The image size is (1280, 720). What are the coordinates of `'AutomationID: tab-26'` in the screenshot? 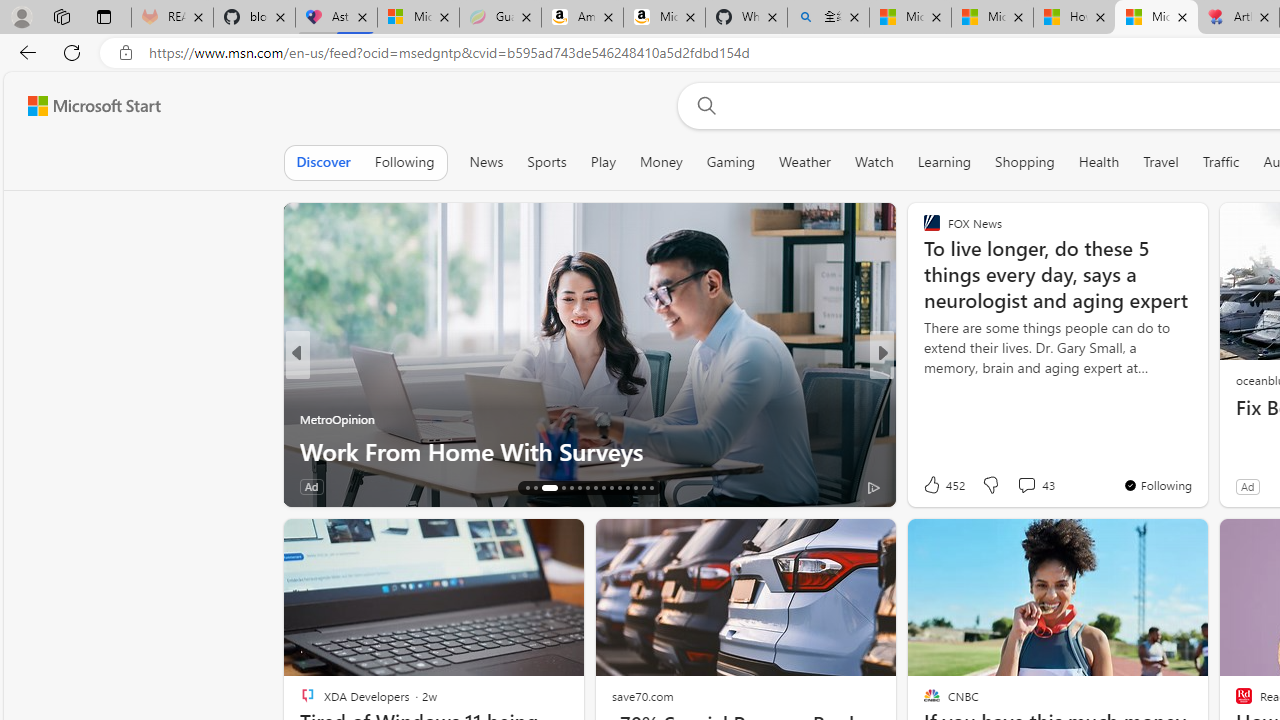 It's located at (618, 488).